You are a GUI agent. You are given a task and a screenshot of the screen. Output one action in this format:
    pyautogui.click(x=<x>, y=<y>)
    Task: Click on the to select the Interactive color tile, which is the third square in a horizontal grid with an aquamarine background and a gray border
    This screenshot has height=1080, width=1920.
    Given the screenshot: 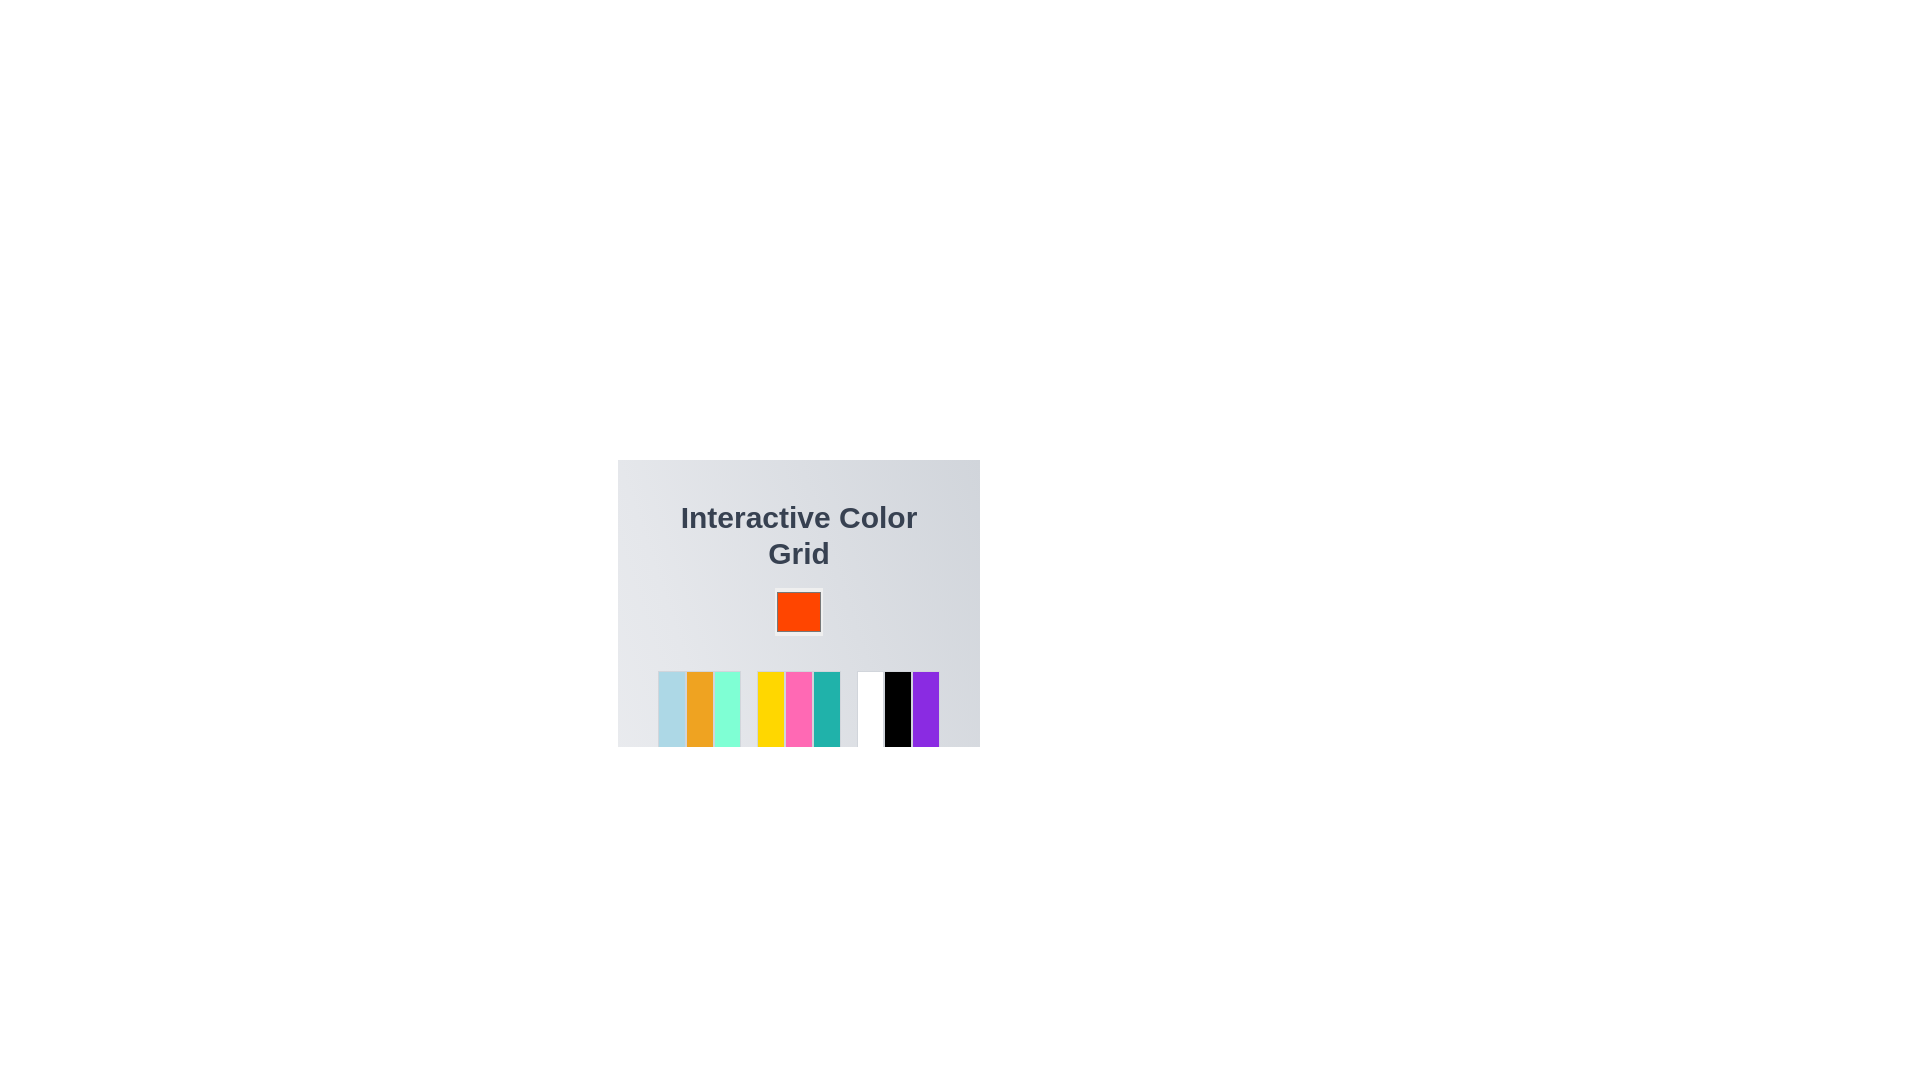 What is the action you would take?
    pyautogui.click(x=726, y=709)
    